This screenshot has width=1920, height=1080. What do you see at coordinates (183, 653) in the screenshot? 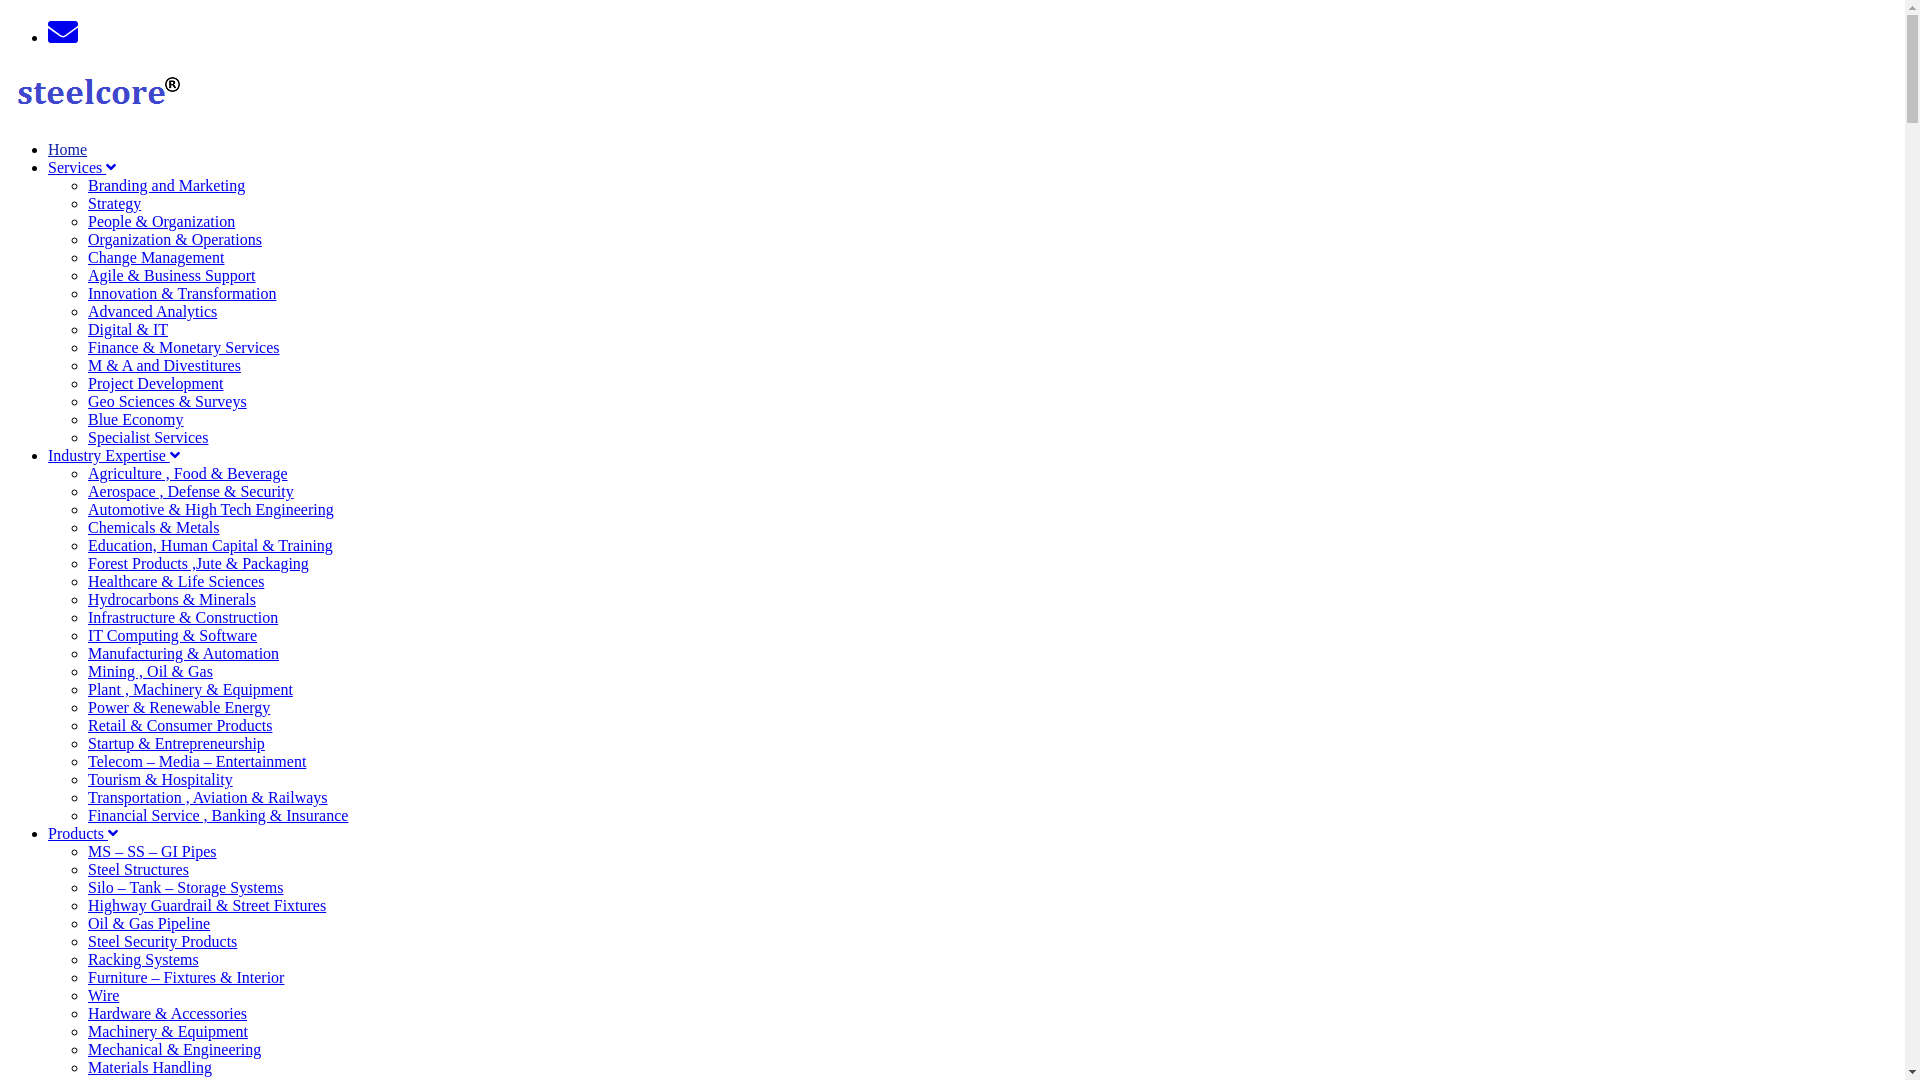
I see `'Manufacturing & Automation'` at bounding box center [183, 653].